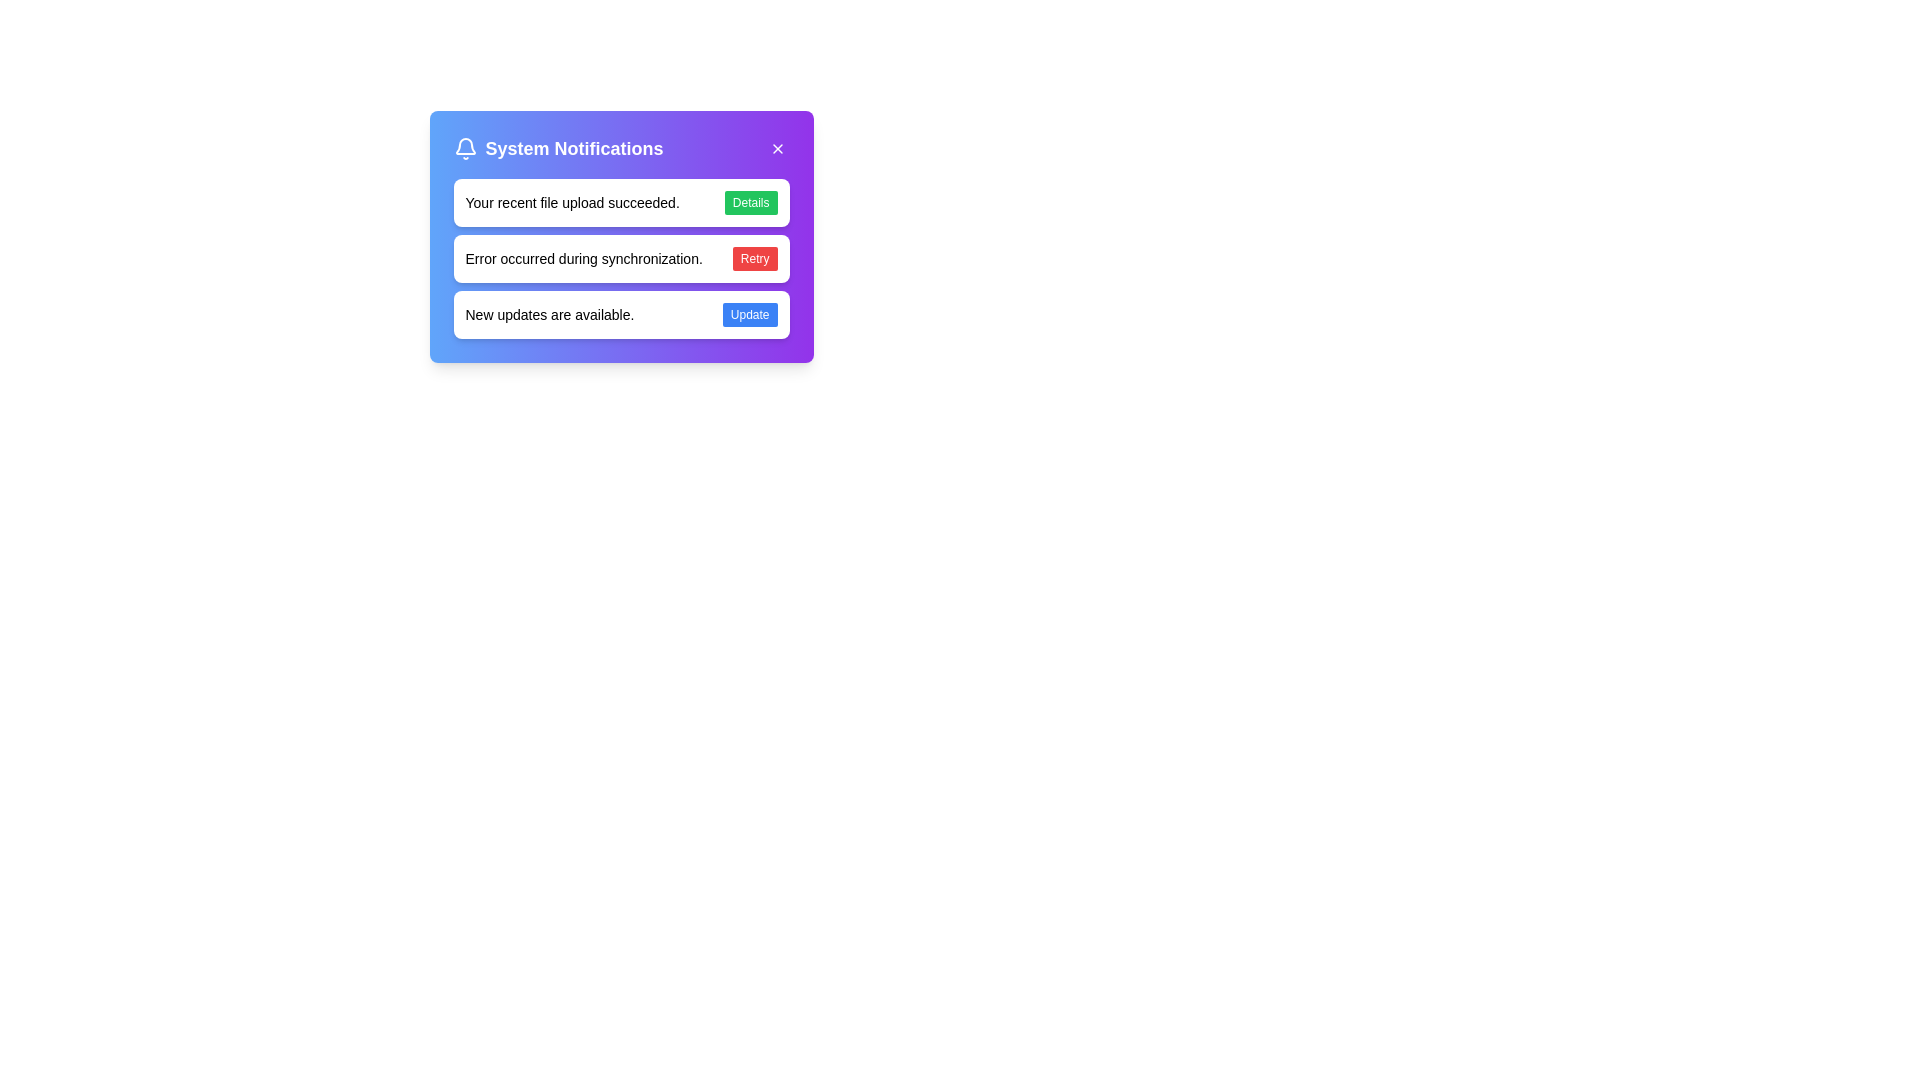 The width and height of the screenshot is (1920, 1080). What do you see at coordinates (549, 315) in the screenshot?
I see `text label that informs users about the availability of updates, located in the notification card near the bottom left, to the left of the 'Update' button` at bounding box center [549, 315].